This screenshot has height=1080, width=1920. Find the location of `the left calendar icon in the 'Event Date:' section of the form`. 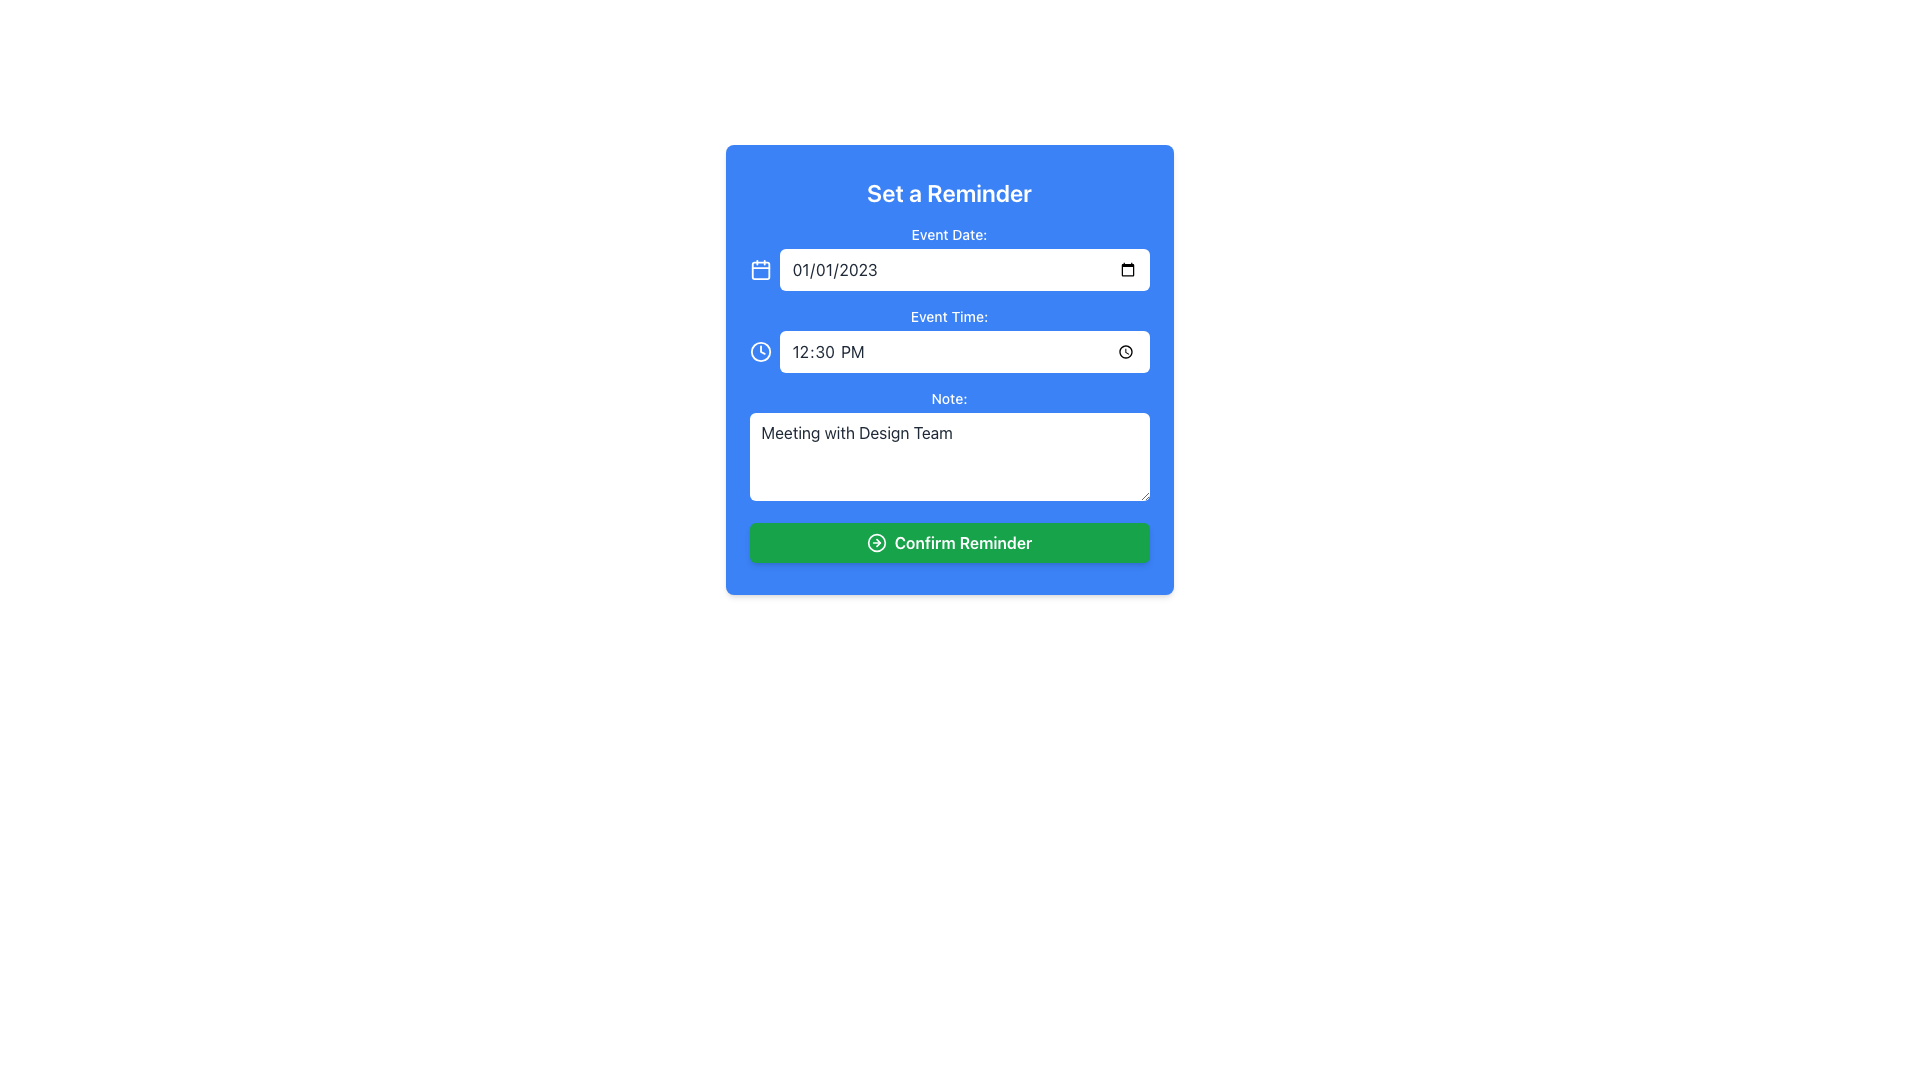

the left calendar icon in the 'Event Date:' section of the form is located at coordinates (948, 257).